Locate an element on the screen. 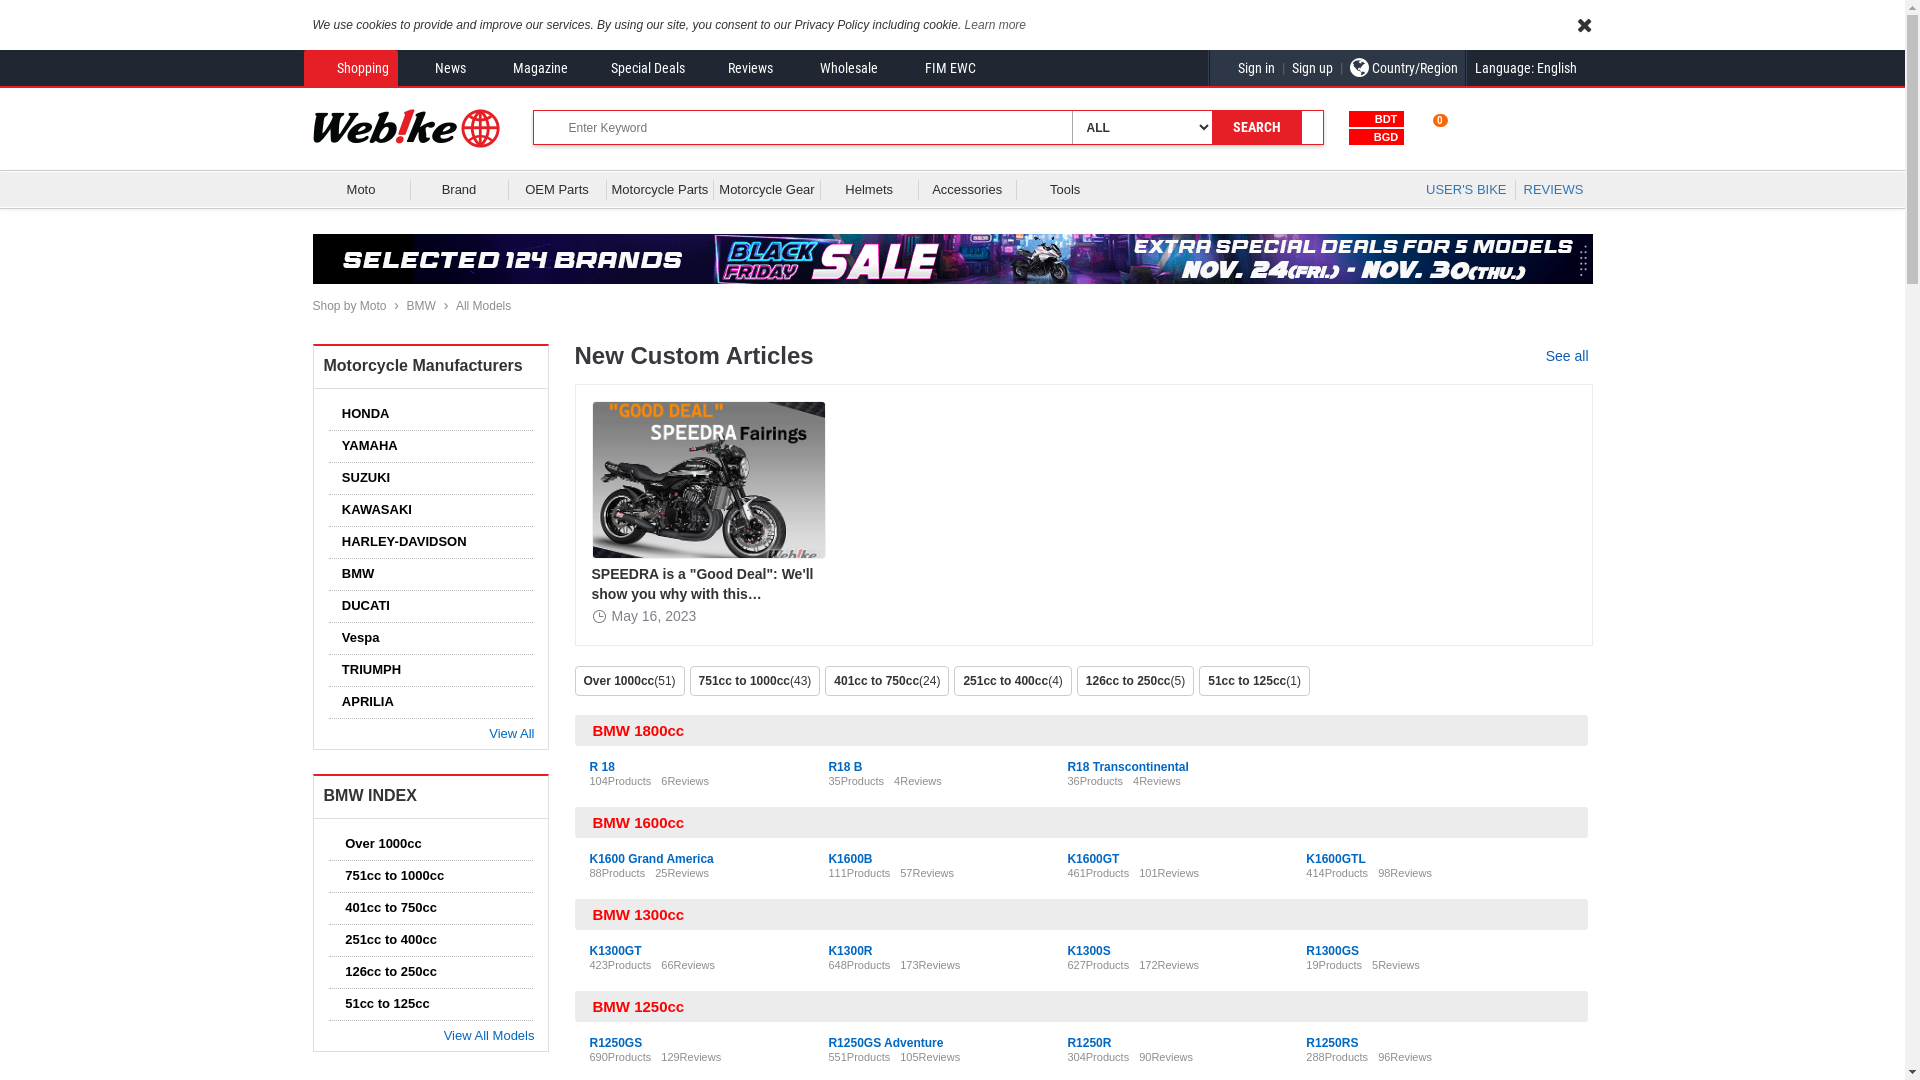 Image resolution: width=1920 pixels, height=1080 pixels. 'Magazine' is located at coordinates (526, 67).